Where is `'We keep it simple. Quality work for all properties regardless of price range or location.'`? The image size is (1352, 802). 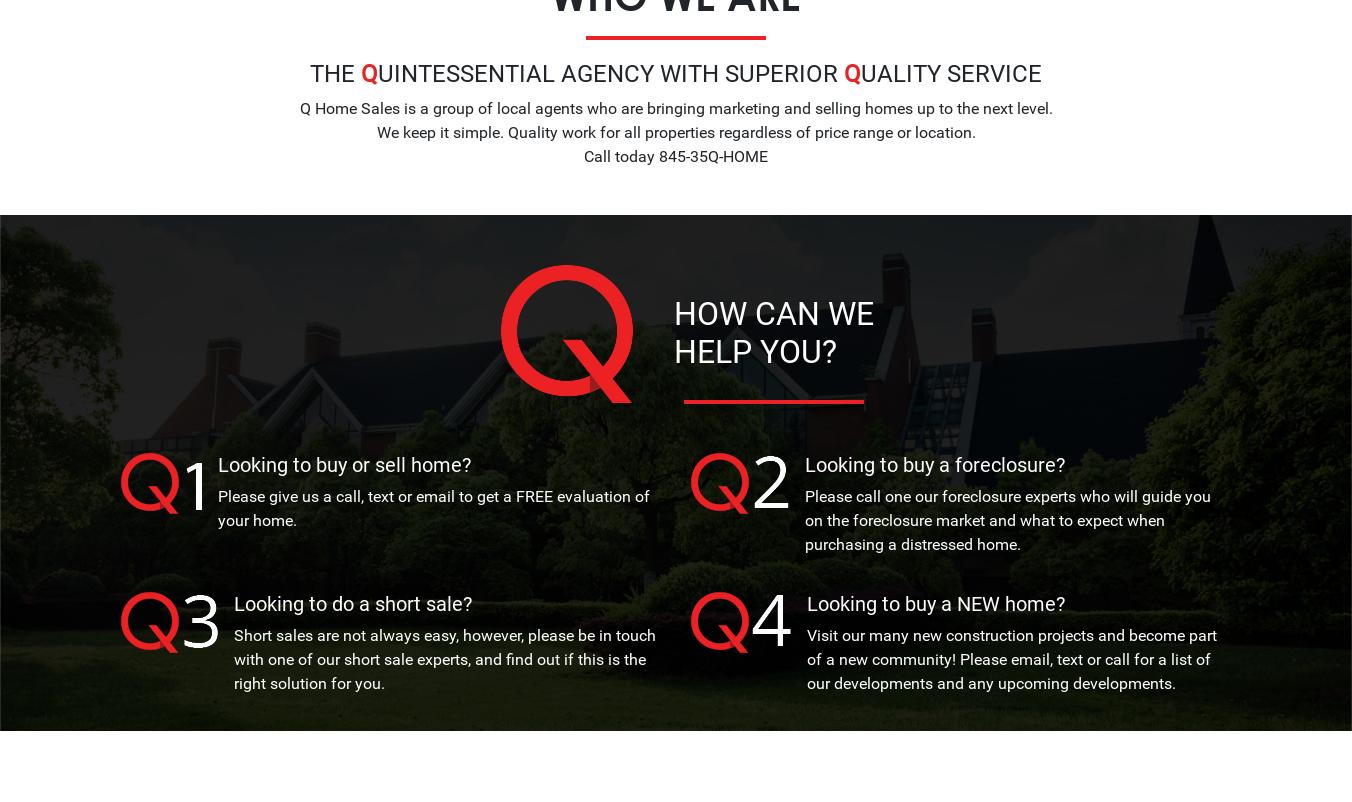
'We keep it simple. Quality work for all properties regardless of price range or location.' is located at coordinates (675, 130).